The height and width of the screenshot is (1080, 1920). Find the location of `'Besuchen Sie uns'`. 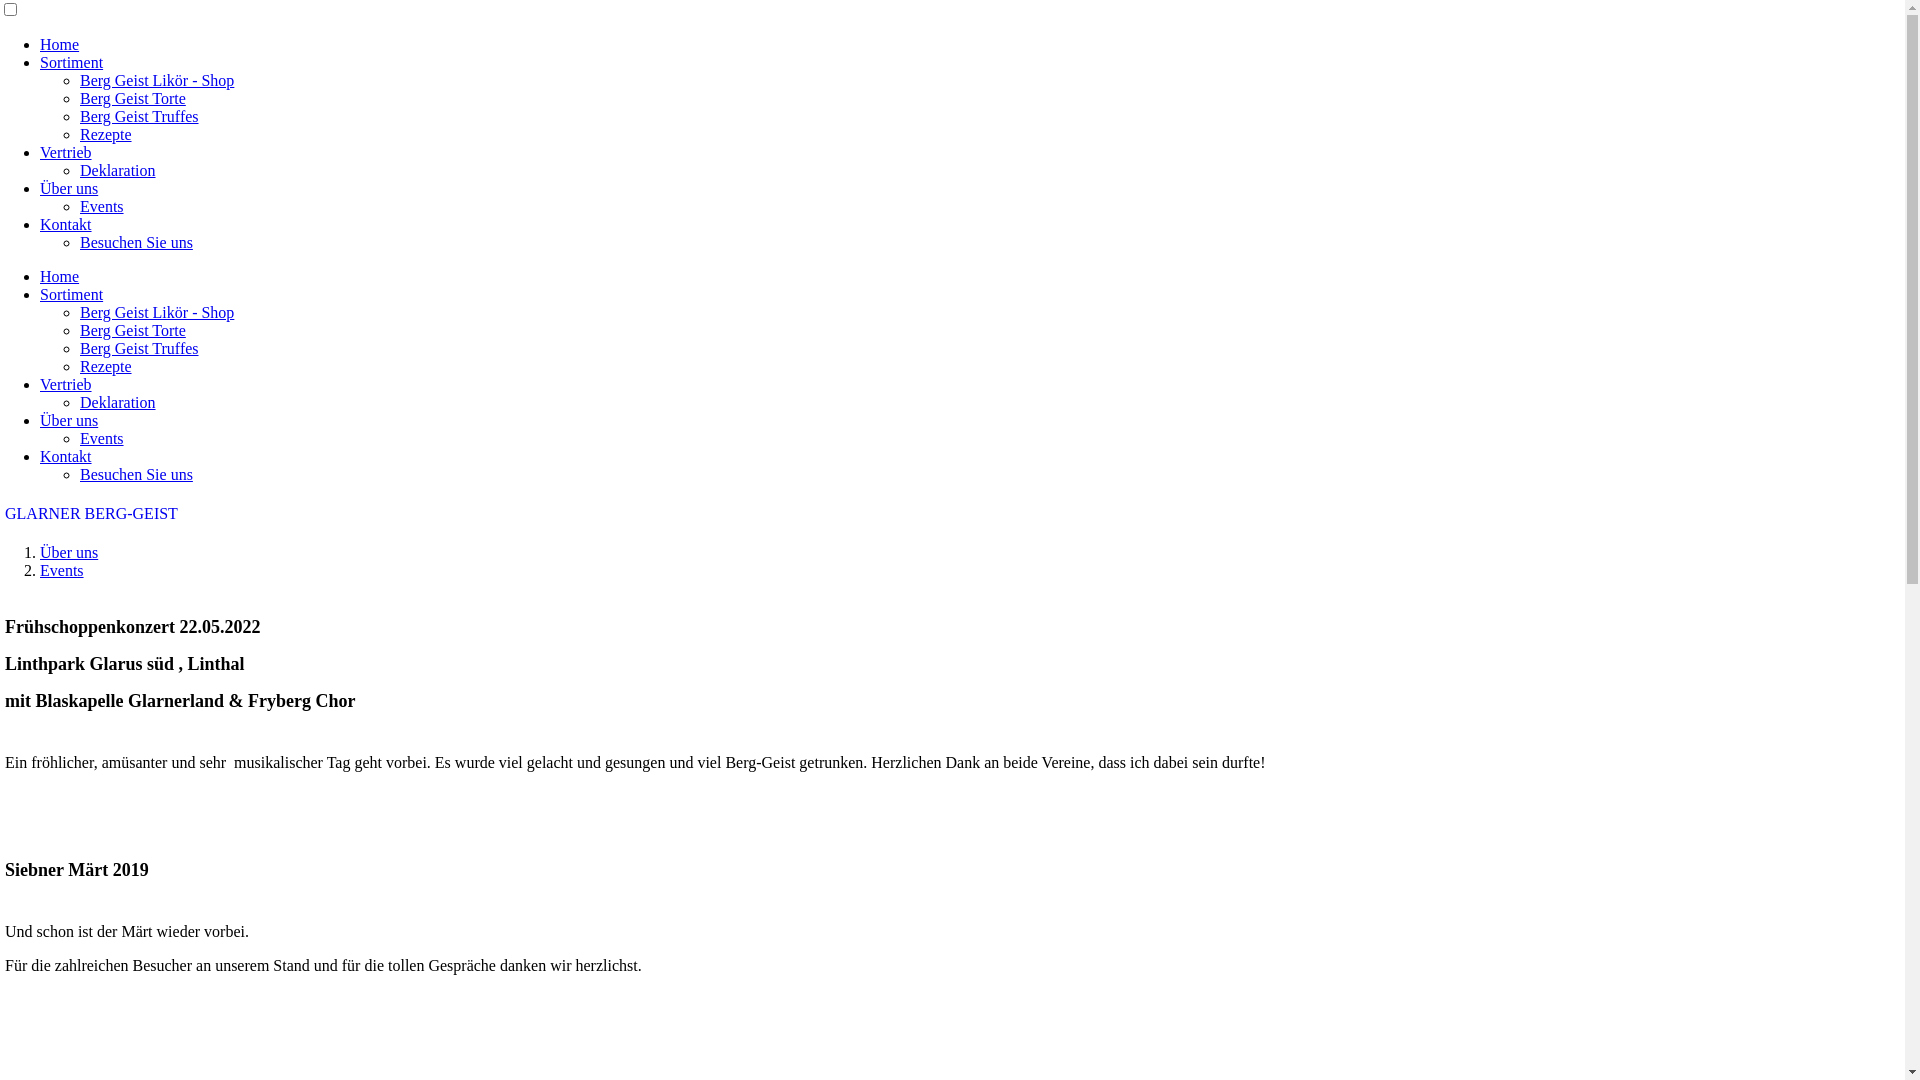

'Besuchen Sie uns' is located at coordinates (135, 241).